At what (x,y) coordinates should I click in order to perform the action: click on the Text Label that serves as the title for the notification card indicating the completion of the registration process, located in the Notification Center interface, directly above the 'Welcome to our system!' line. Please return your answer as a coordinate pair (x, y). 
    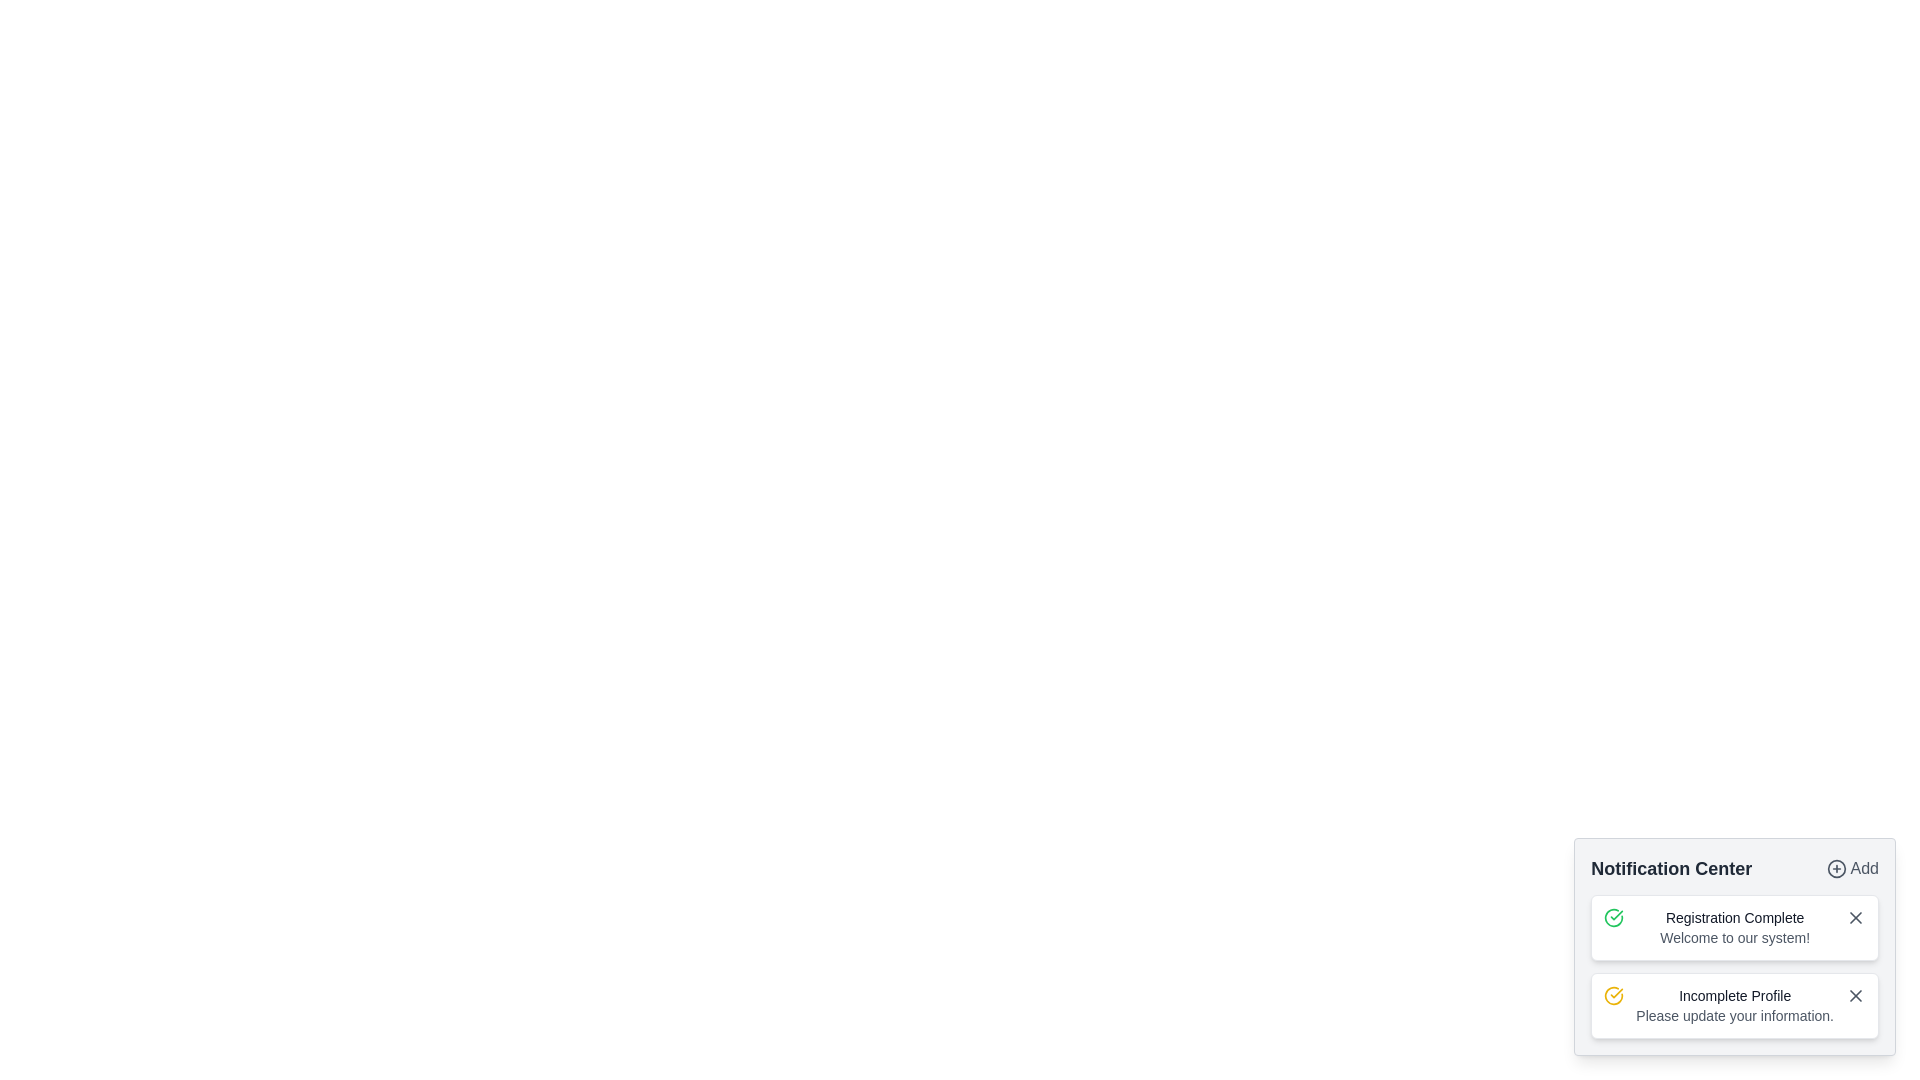
    Looking at the image, I should click on (1734, 918).